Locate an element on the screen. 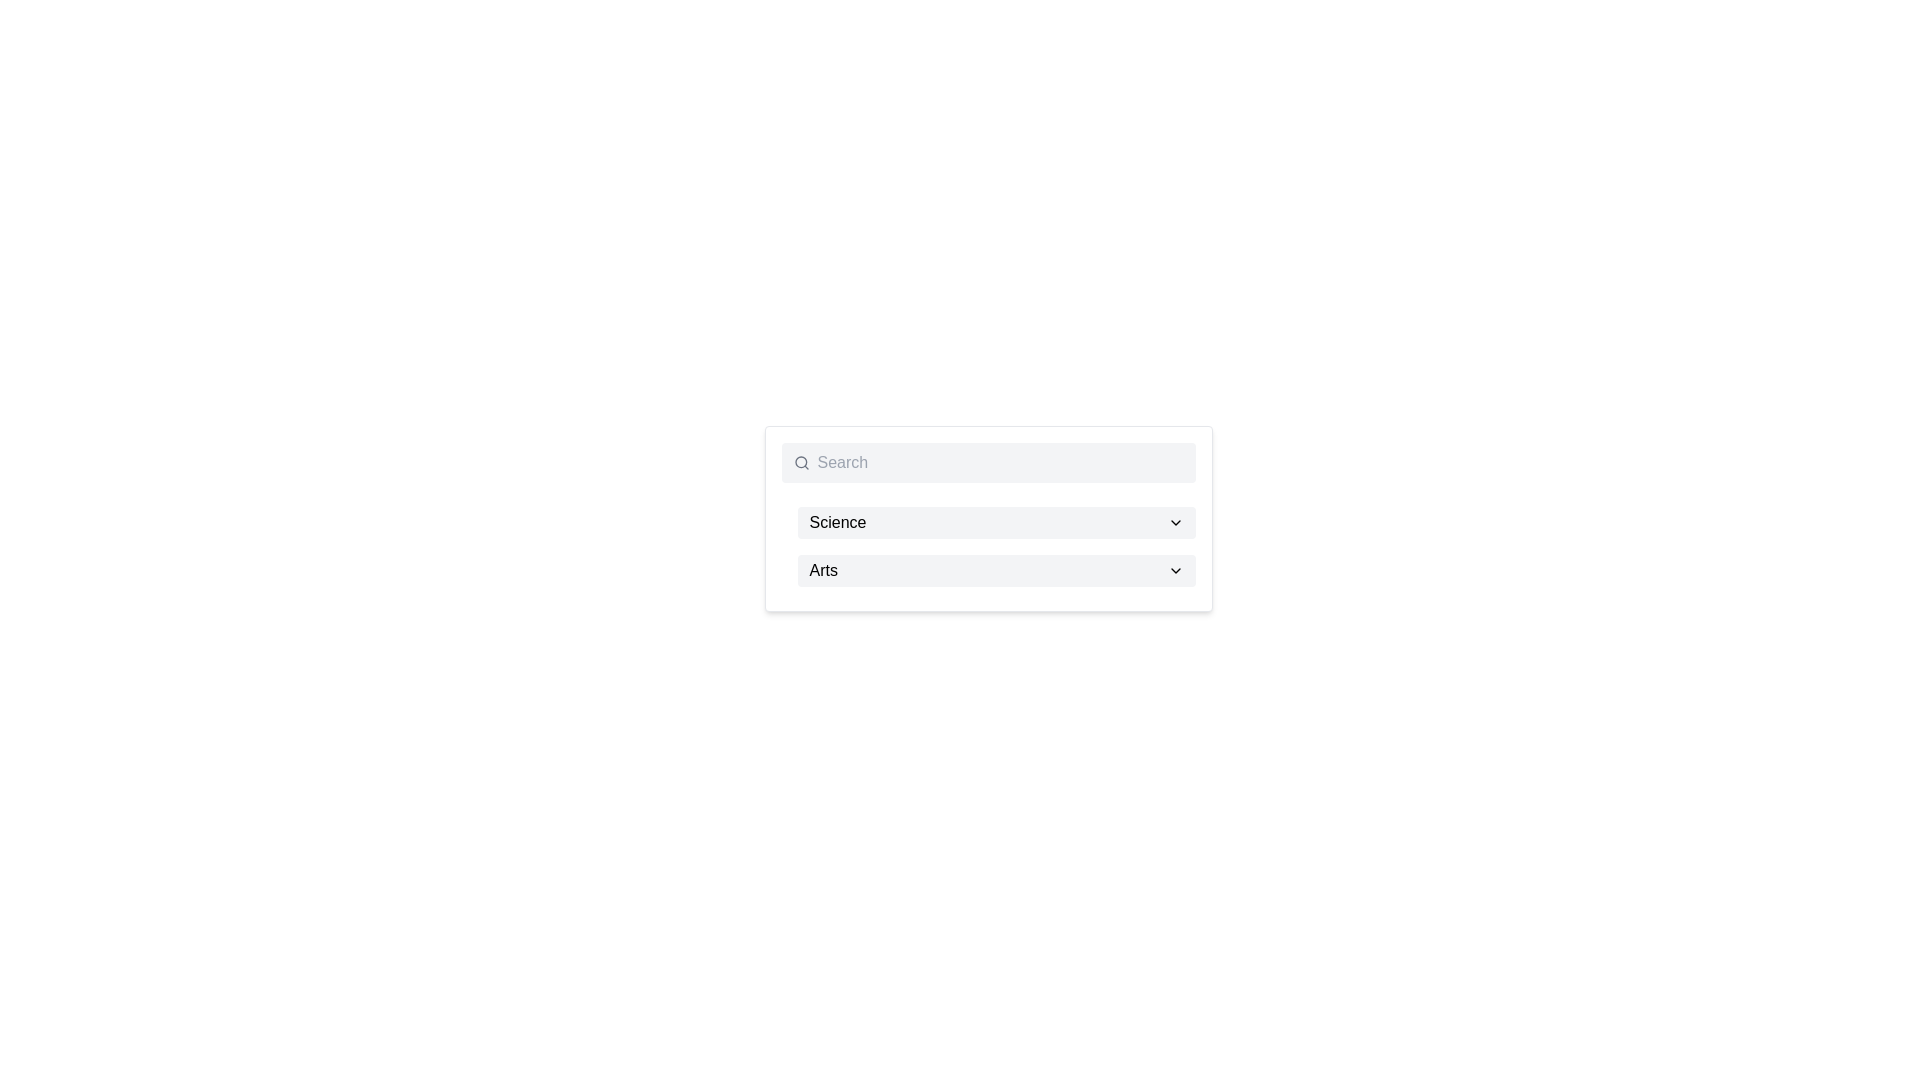 The image size is (1920, 1080). the selectable list item labeled 'Arts' in the dropdown menu is located at coordinates (996, 570).